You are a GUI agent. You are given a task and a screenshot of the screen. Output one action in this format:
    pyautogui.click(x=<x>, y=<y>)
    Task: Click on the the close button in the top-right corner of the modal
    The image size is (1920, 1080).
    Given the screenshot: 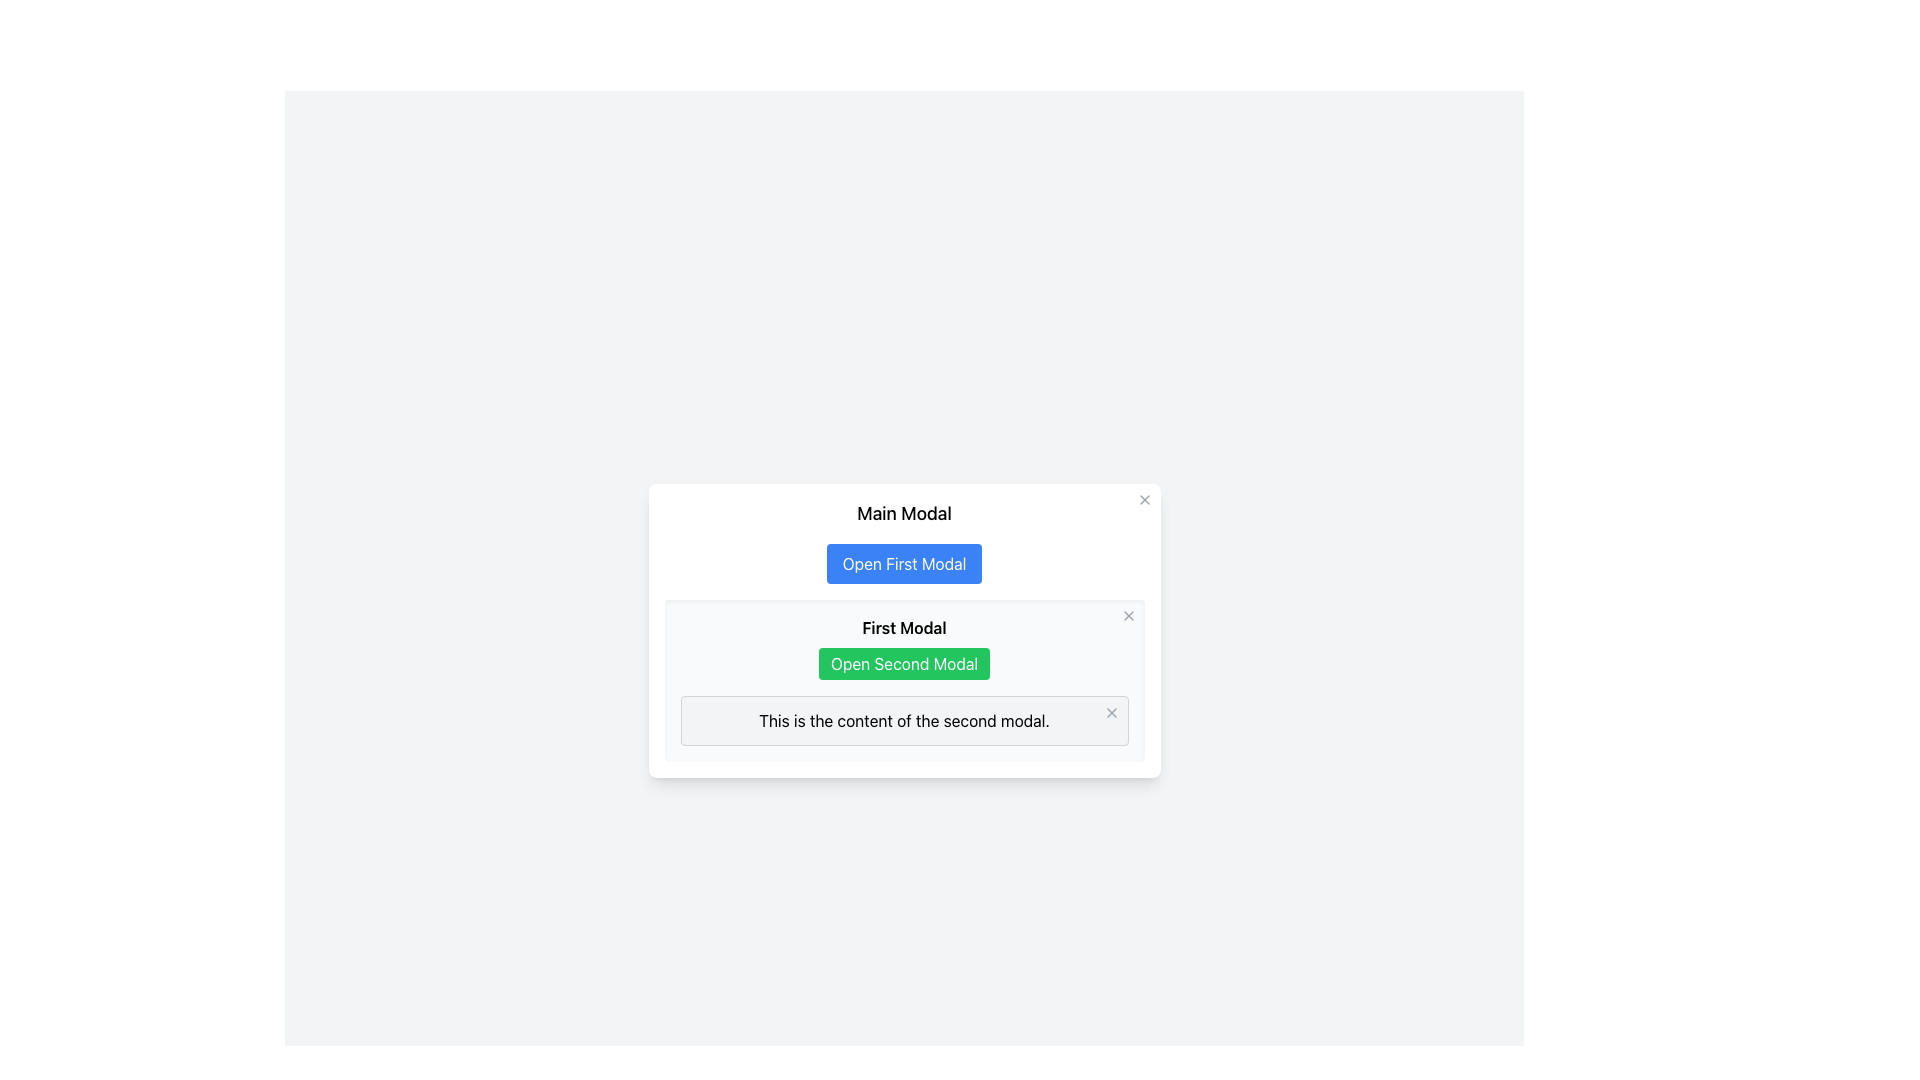 What is the action you would take?
    pyautogui.click(x=1110, y=712)
    